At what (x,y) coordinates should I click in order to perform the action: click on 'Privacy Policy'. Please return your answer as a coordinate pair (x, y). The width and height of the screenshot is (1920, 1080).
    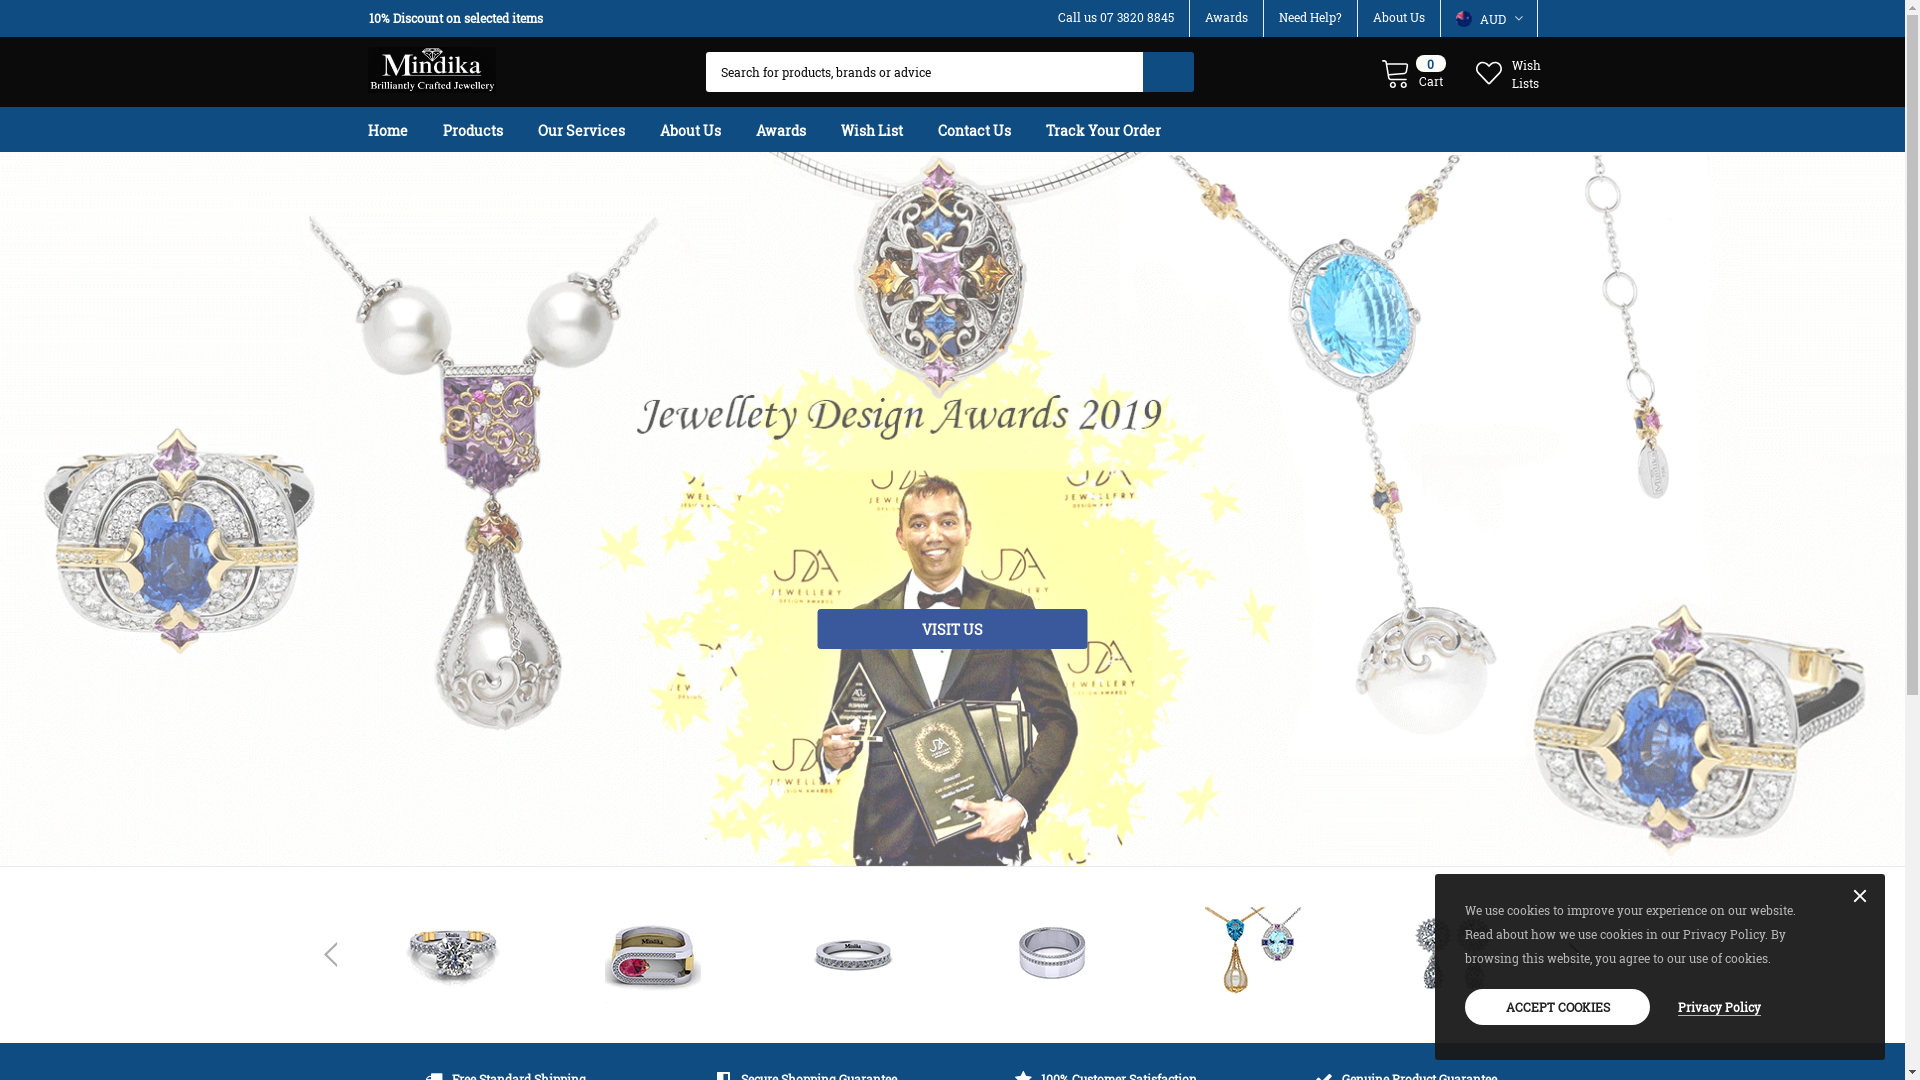
    Looking at the image, I should click on (1718, 1006).